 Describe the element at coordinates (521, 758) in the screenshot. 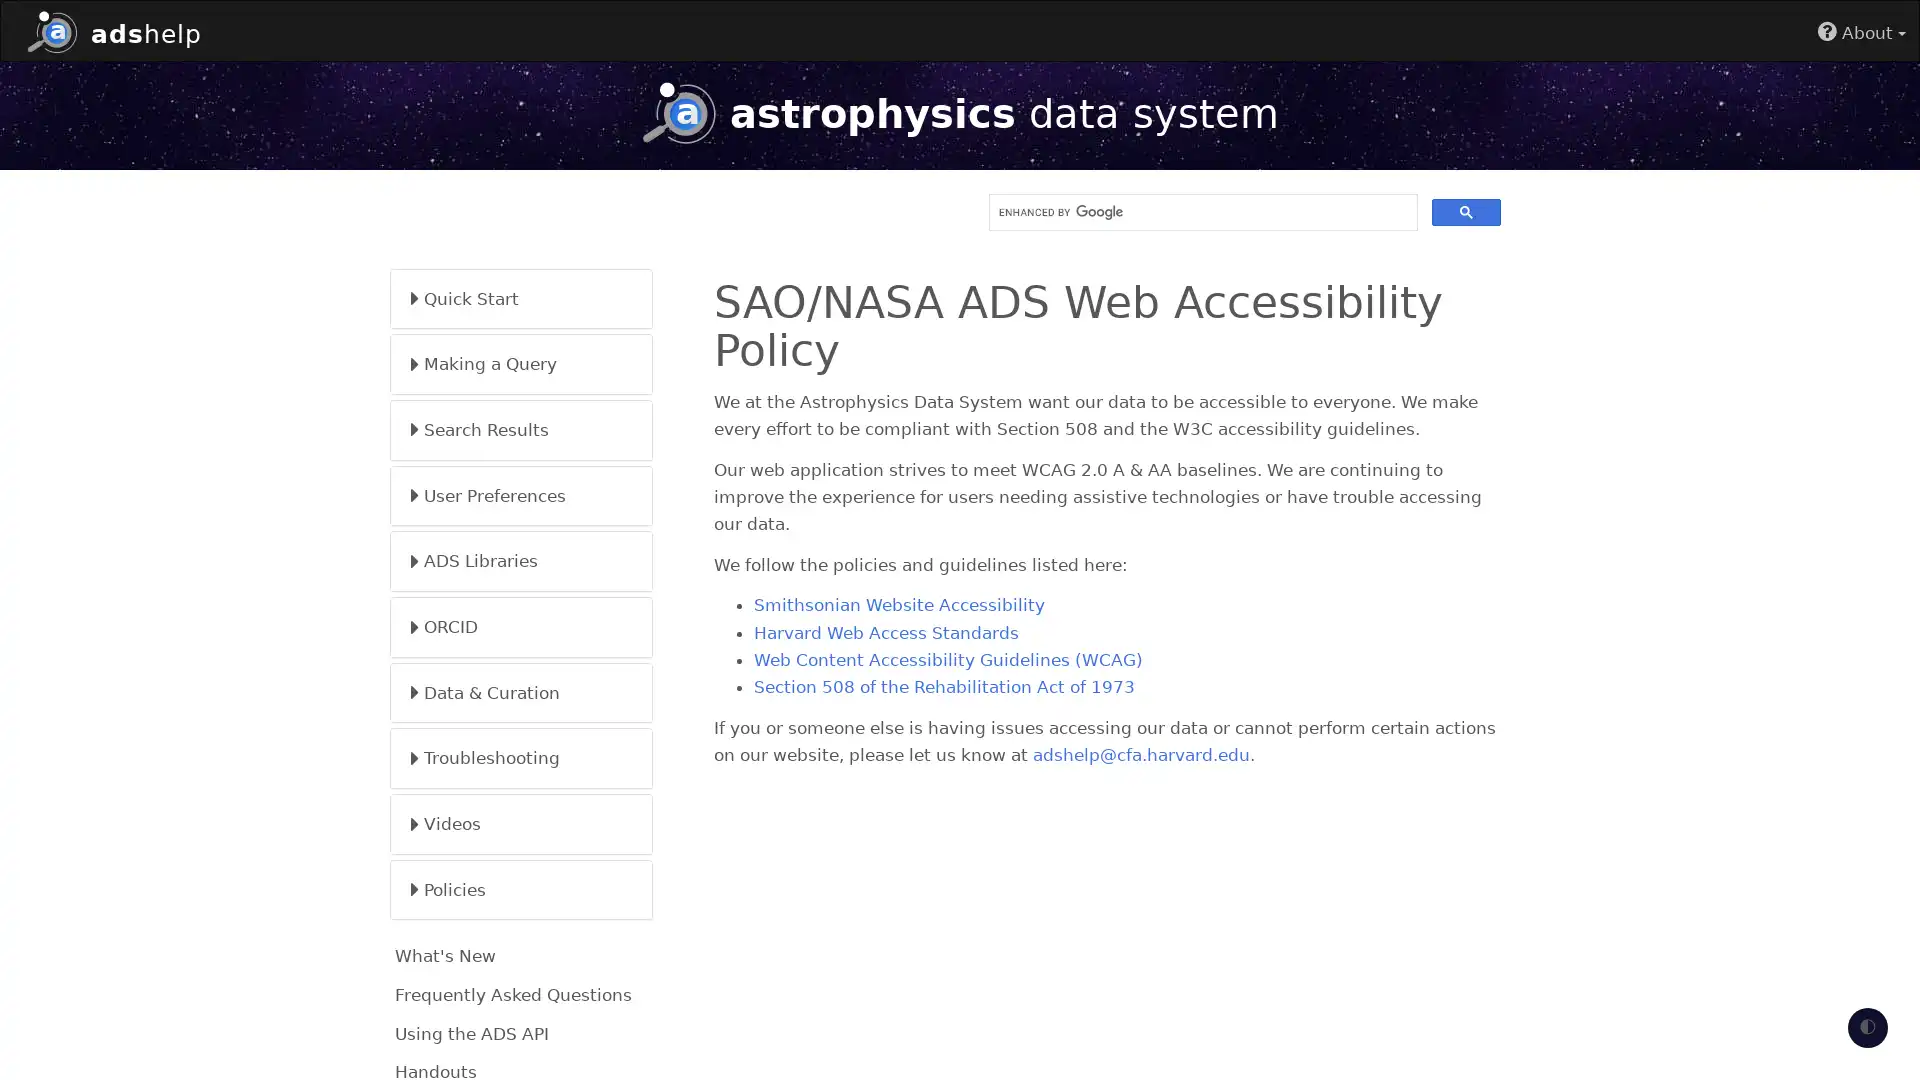

I see `Troubleshooting` at that location.